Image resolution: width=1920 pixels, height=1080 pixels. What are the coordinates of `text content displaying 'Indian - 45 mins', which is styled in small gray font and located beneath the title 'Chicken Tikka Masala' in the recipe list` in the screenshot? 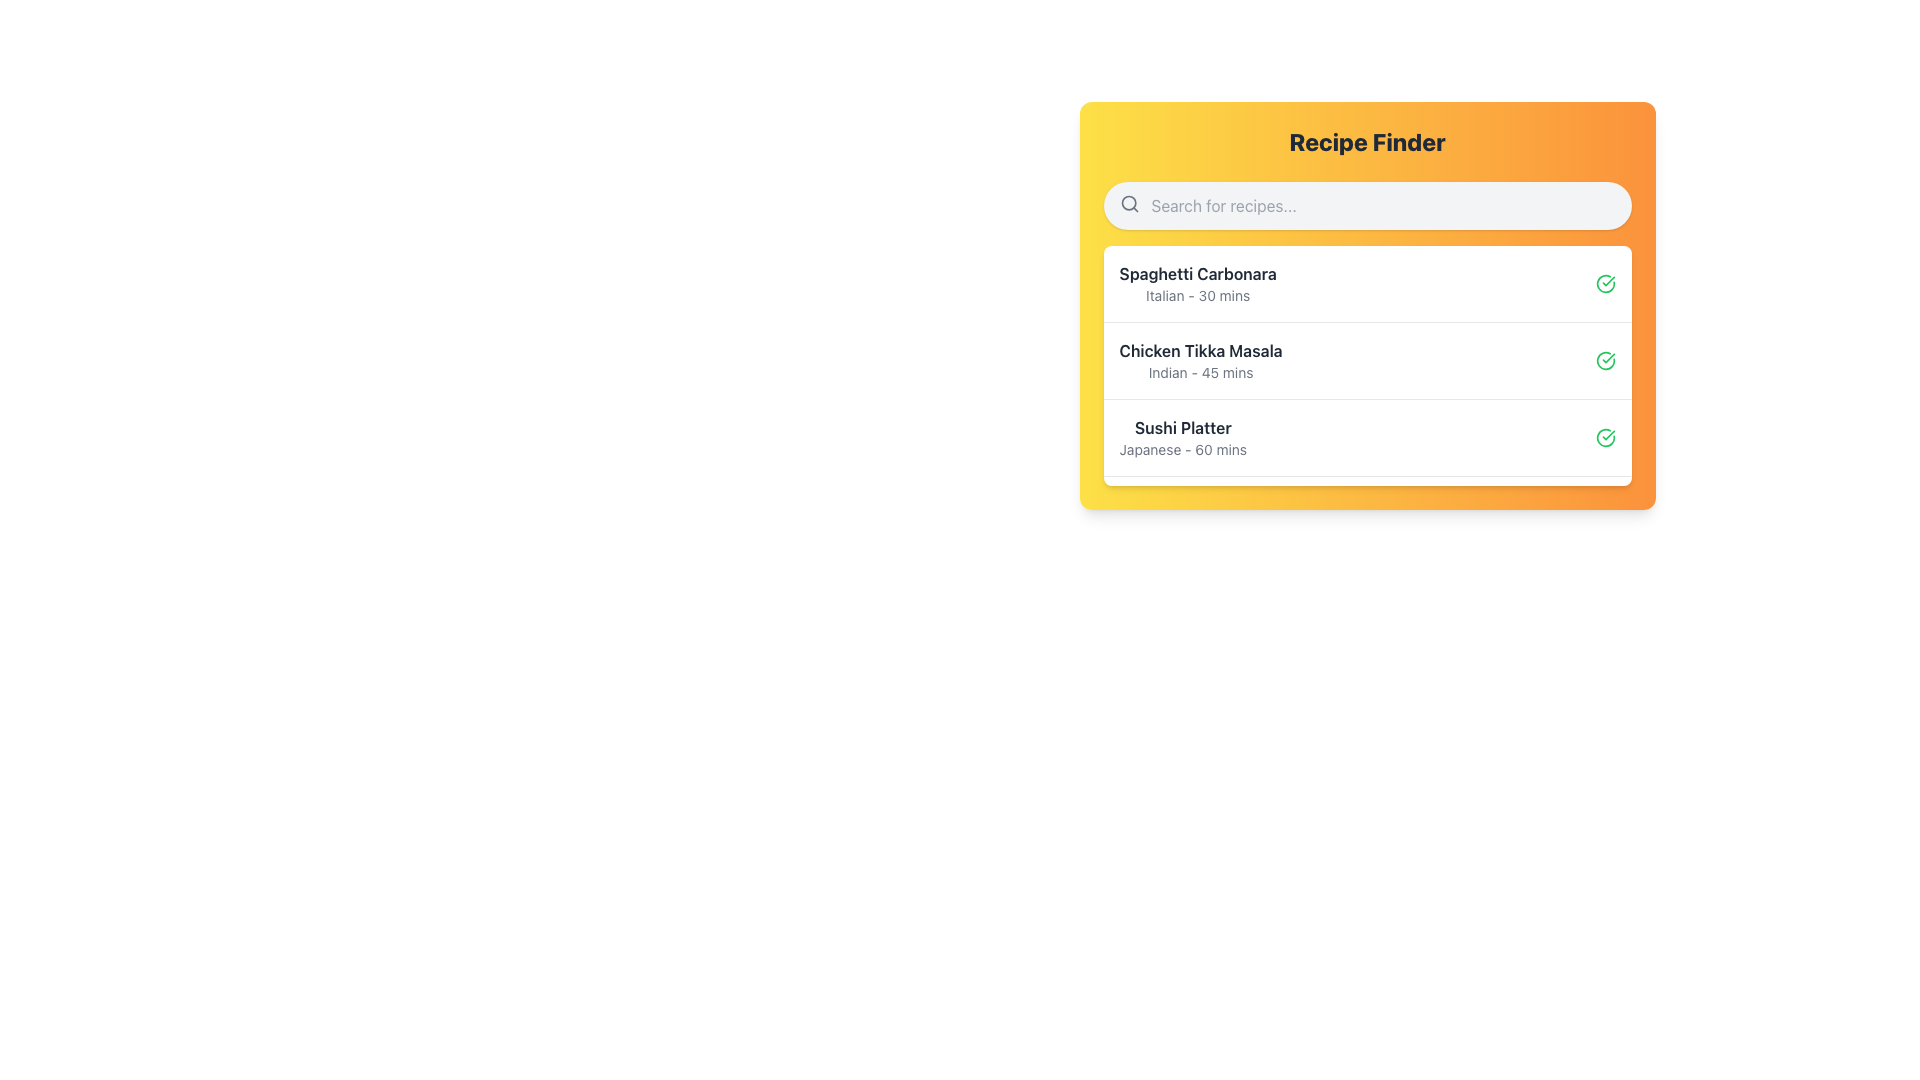 It's located at (1200, 373).